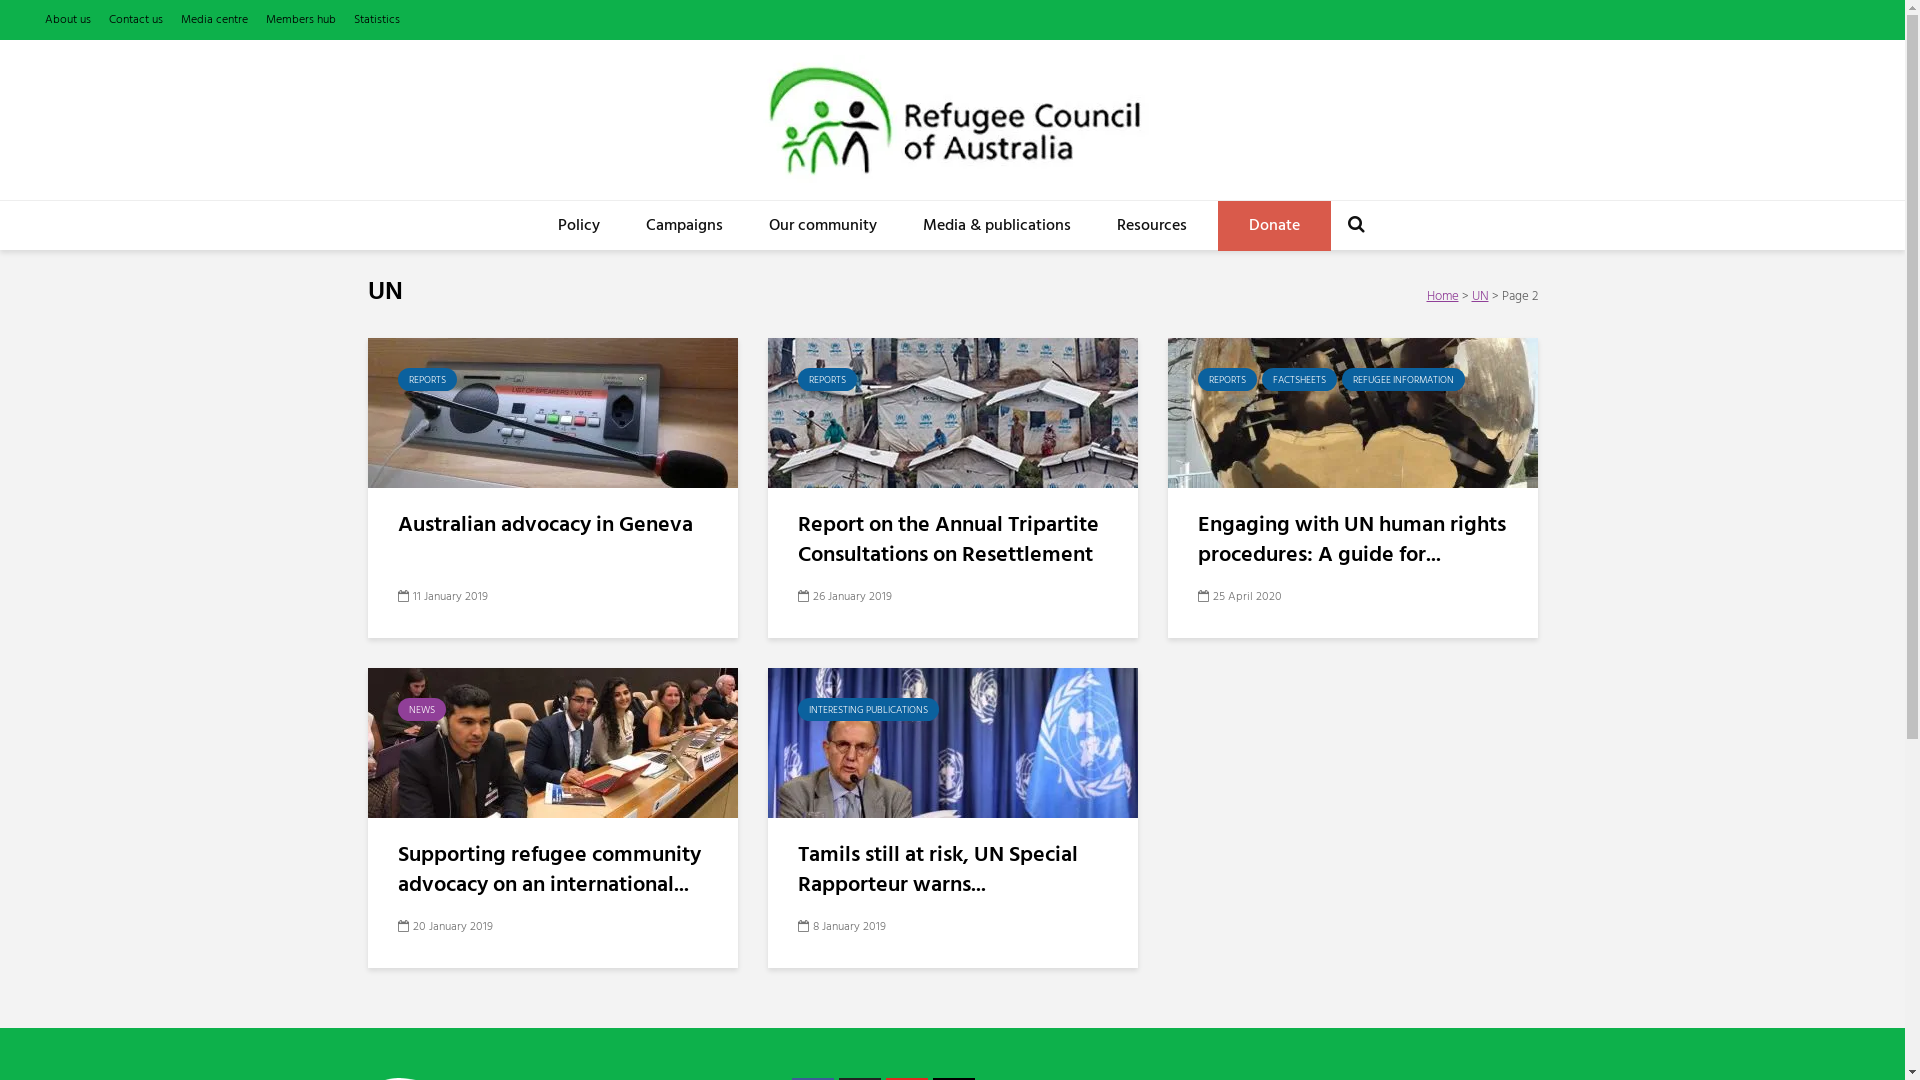 This screenshot has height=1080, width=1920. I want to click on 'UN', so click(1480, 297).